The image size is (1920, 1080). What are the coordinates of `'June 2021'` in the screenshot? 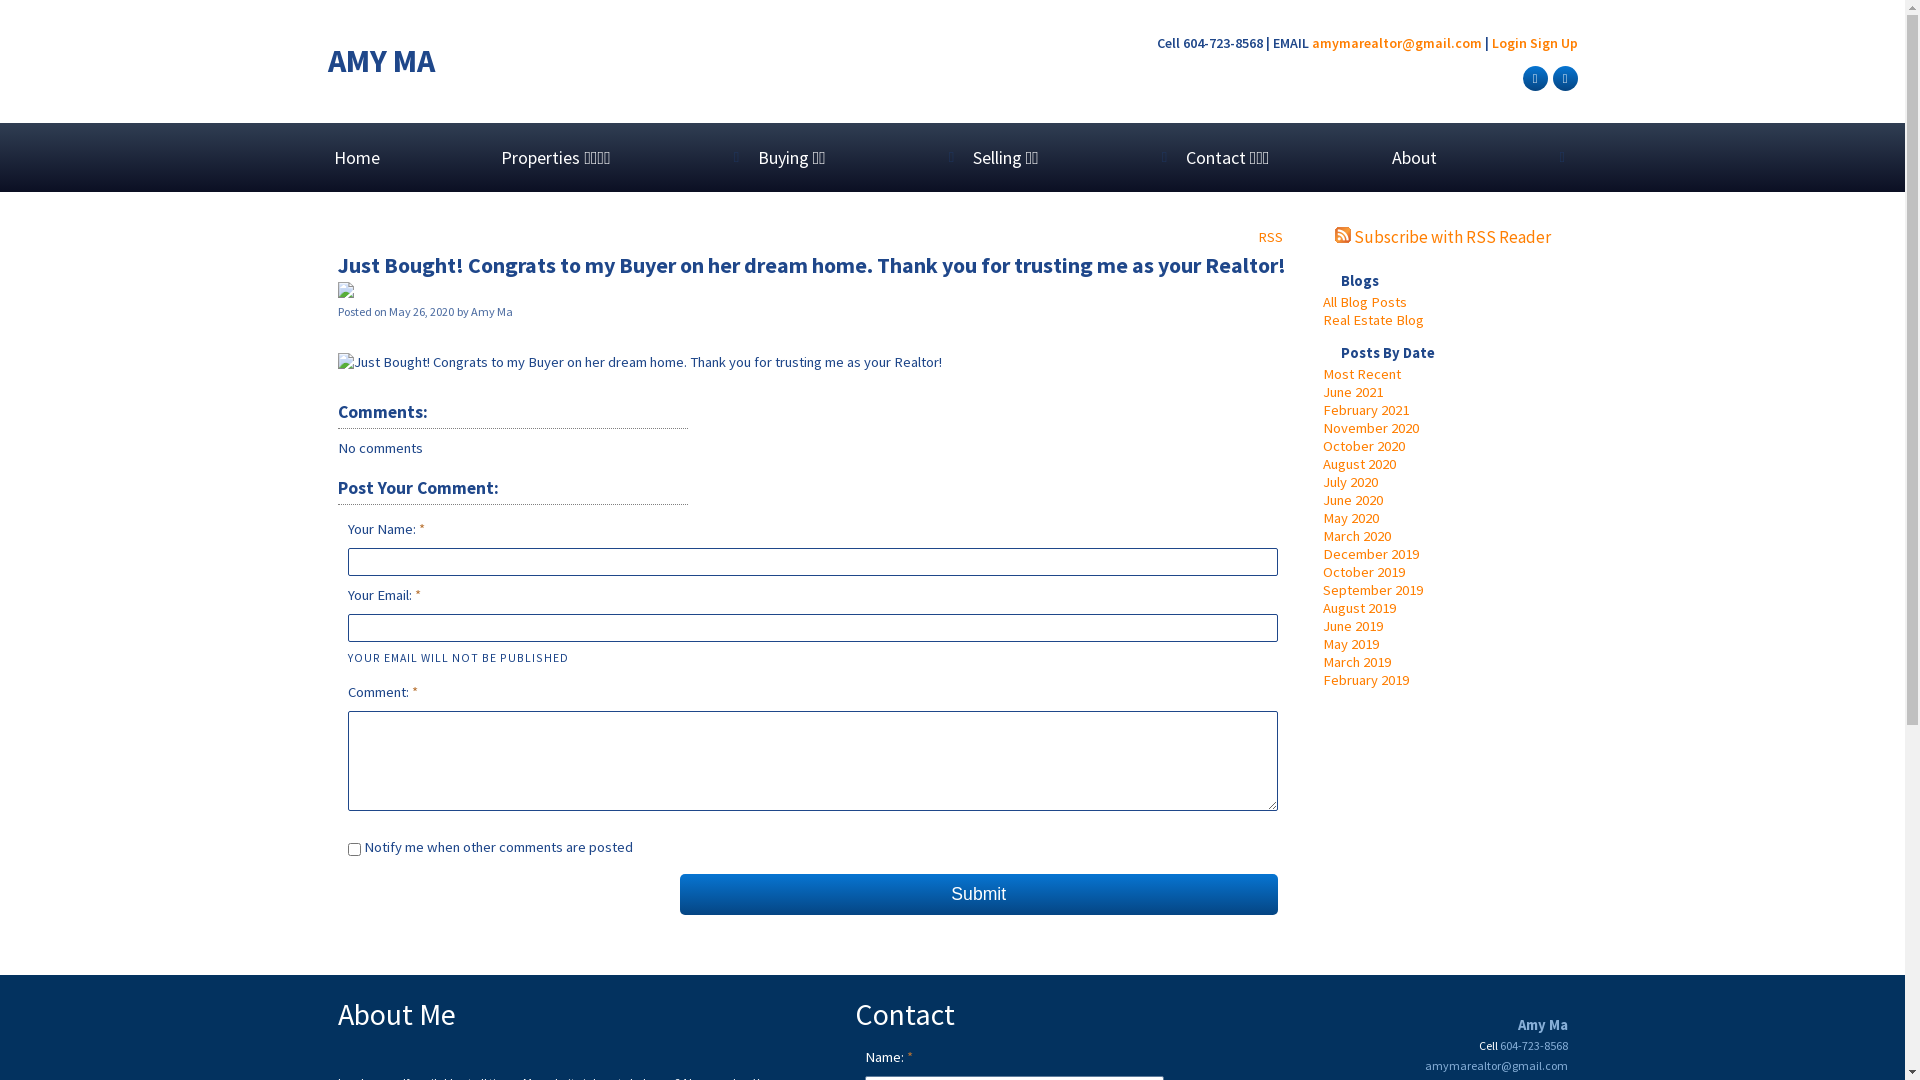 It's located at (1352, 392).